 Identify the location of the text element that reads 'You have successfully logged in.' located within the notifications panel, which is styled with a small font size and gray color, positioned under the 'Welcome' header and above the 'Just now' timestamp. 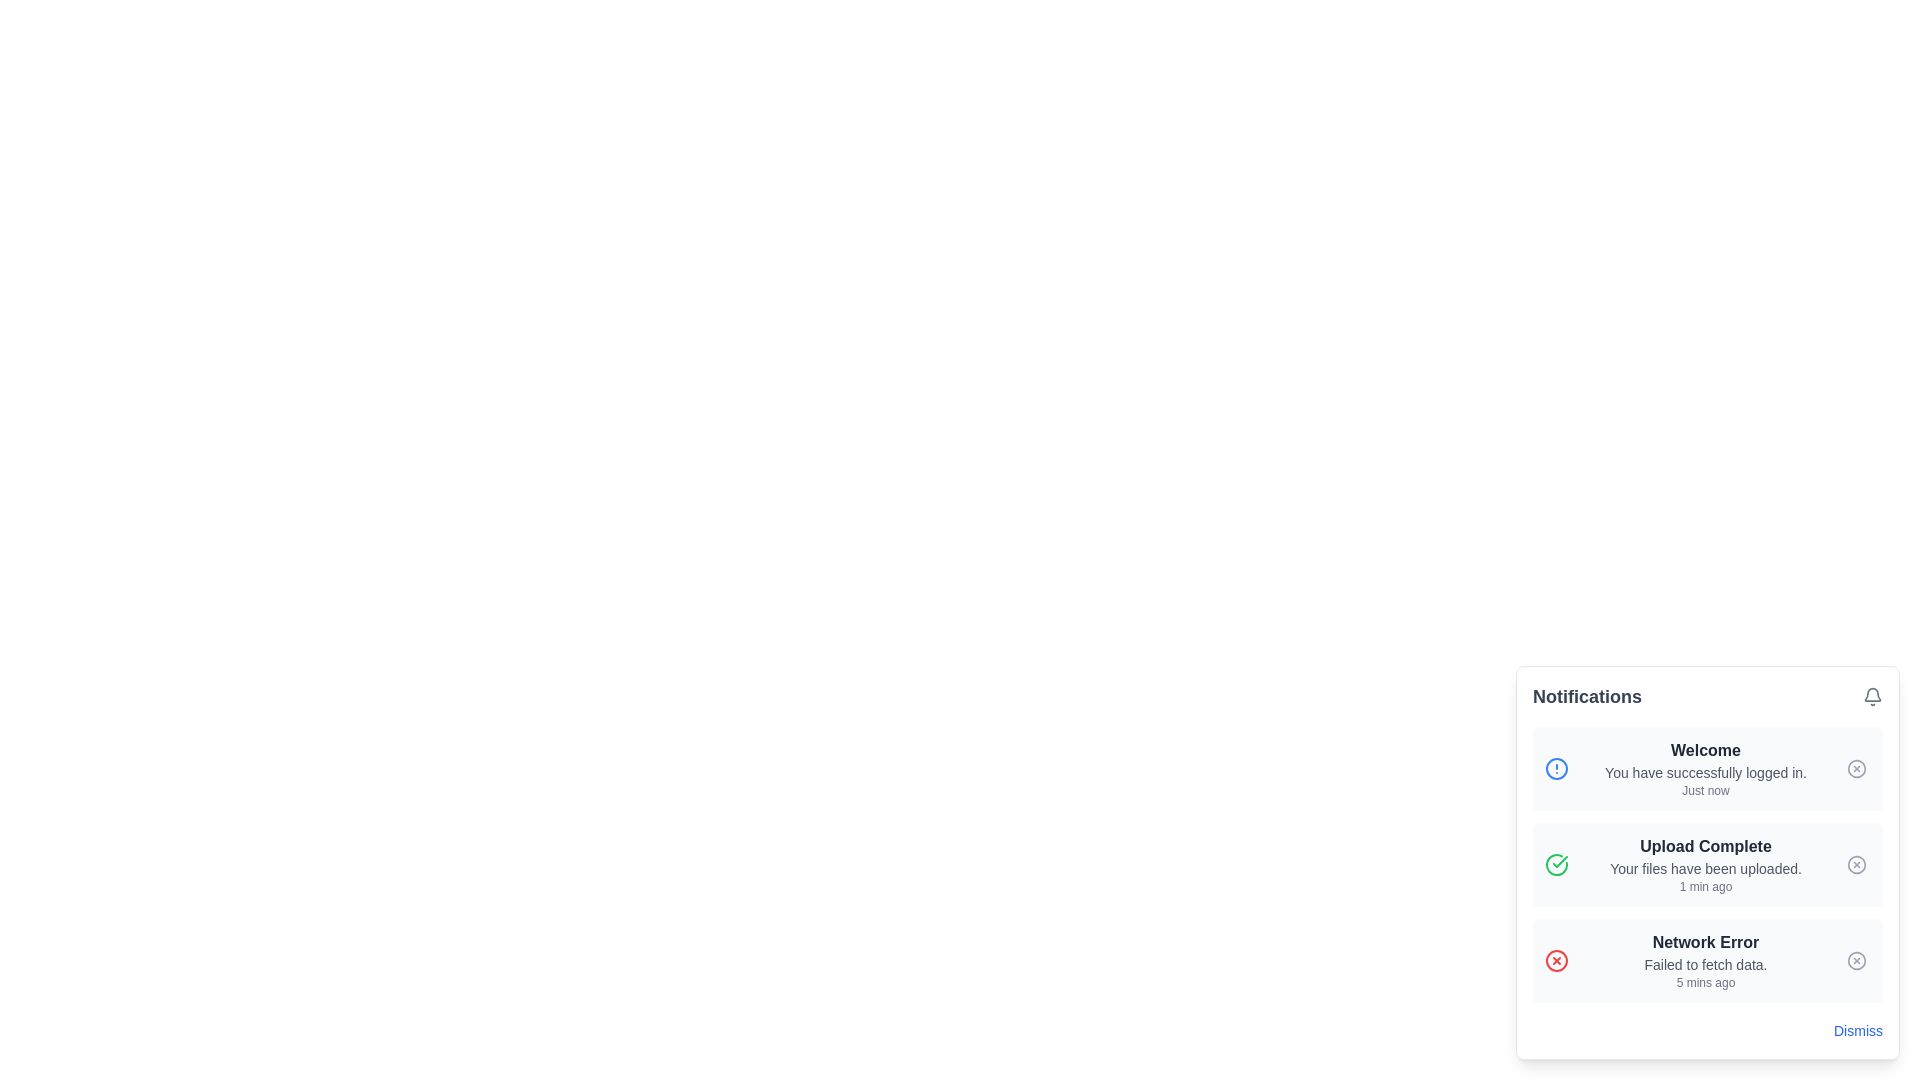
(1704, 771).